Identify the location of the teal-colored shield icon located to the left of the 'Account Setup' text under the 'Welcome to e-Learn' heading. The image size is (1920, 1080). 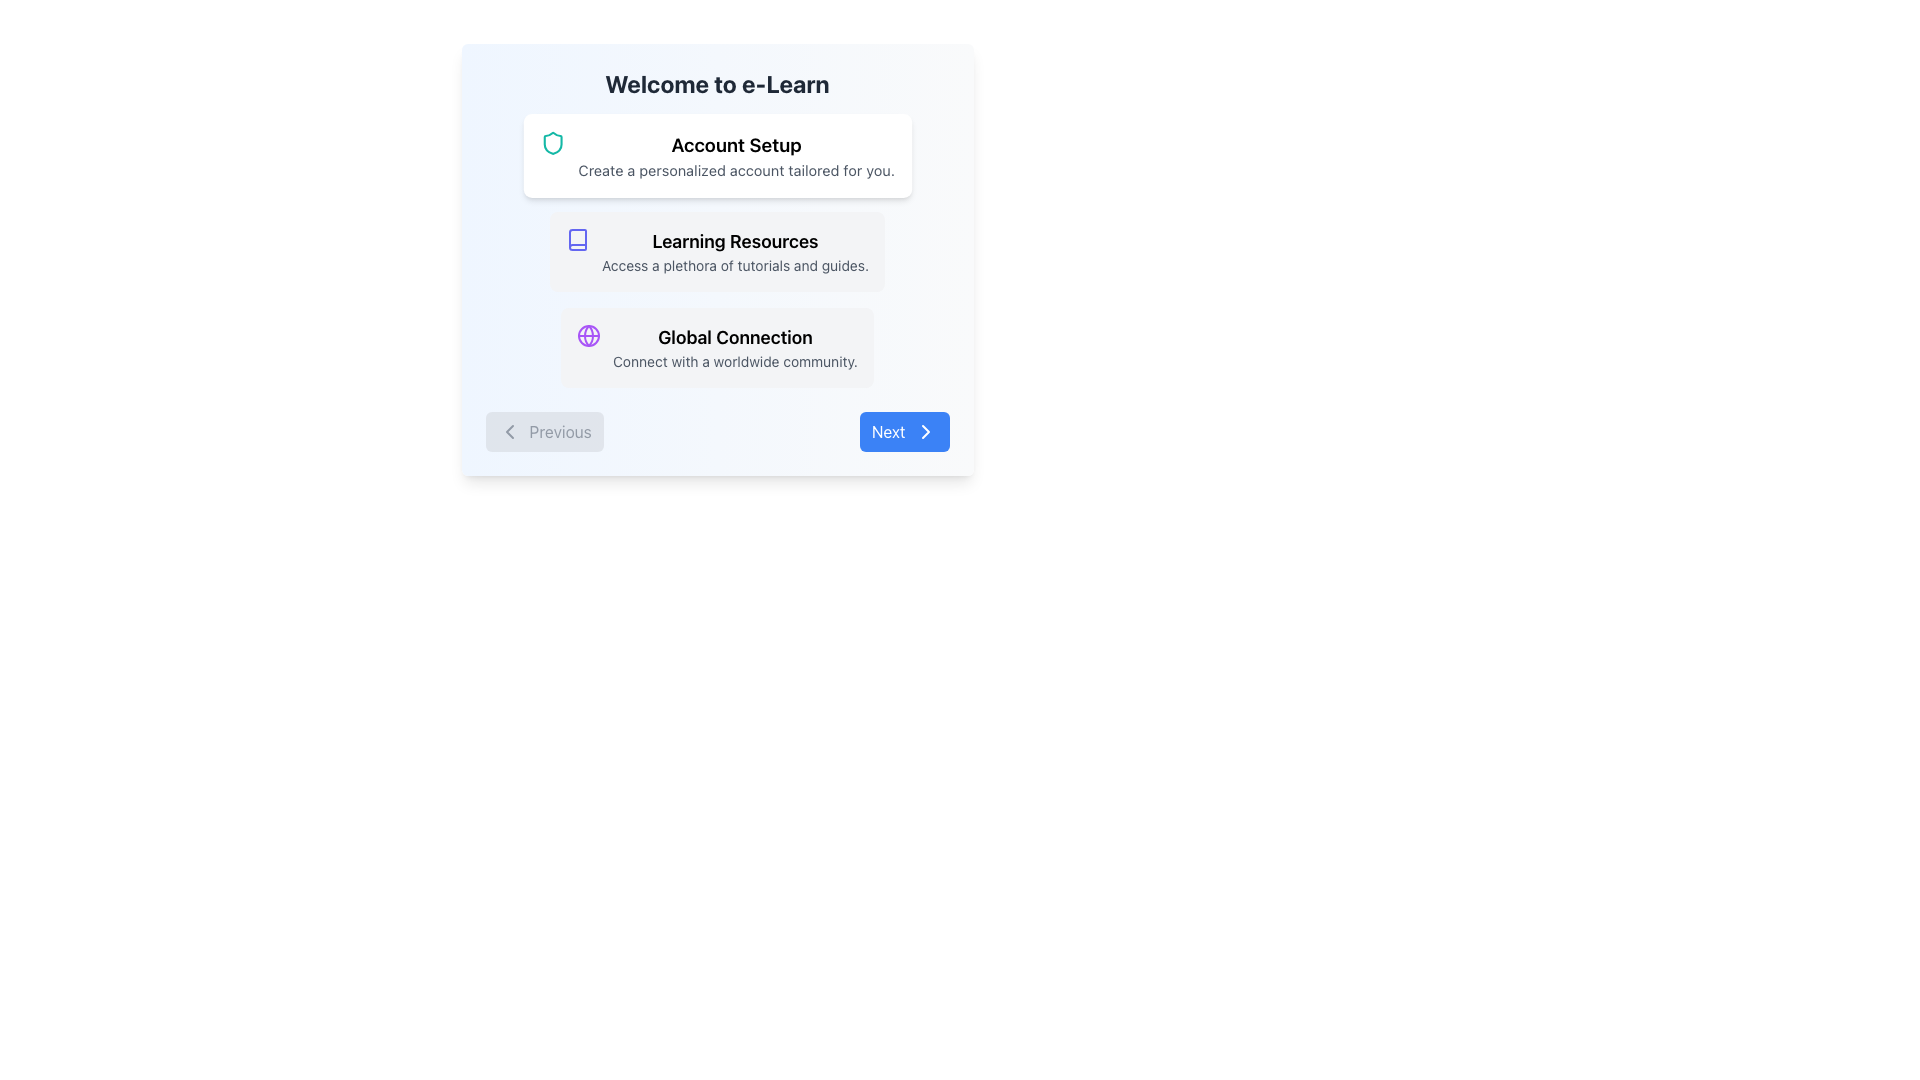
(552, 142).